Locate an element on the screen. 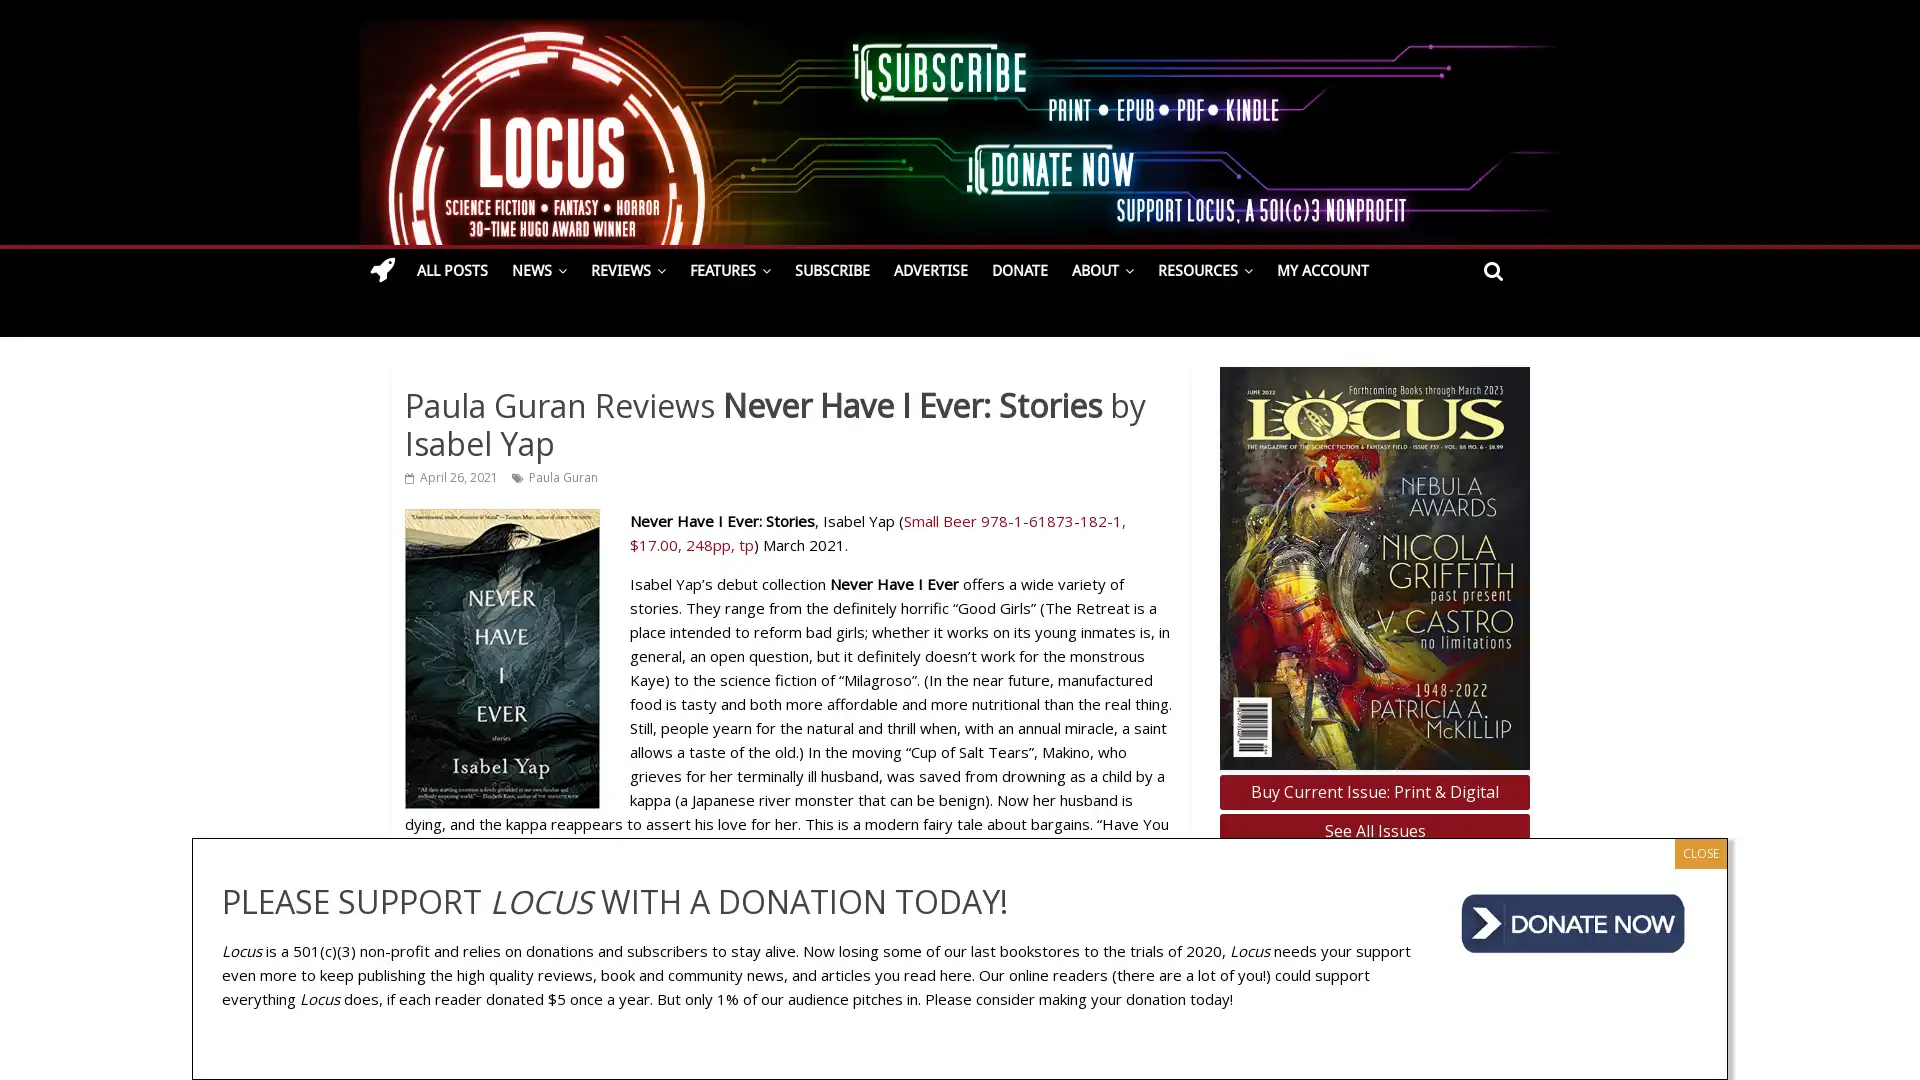 The height and width of the screenshot is (1080, 1920). See All Issues is located at coordinates (1373, 831).